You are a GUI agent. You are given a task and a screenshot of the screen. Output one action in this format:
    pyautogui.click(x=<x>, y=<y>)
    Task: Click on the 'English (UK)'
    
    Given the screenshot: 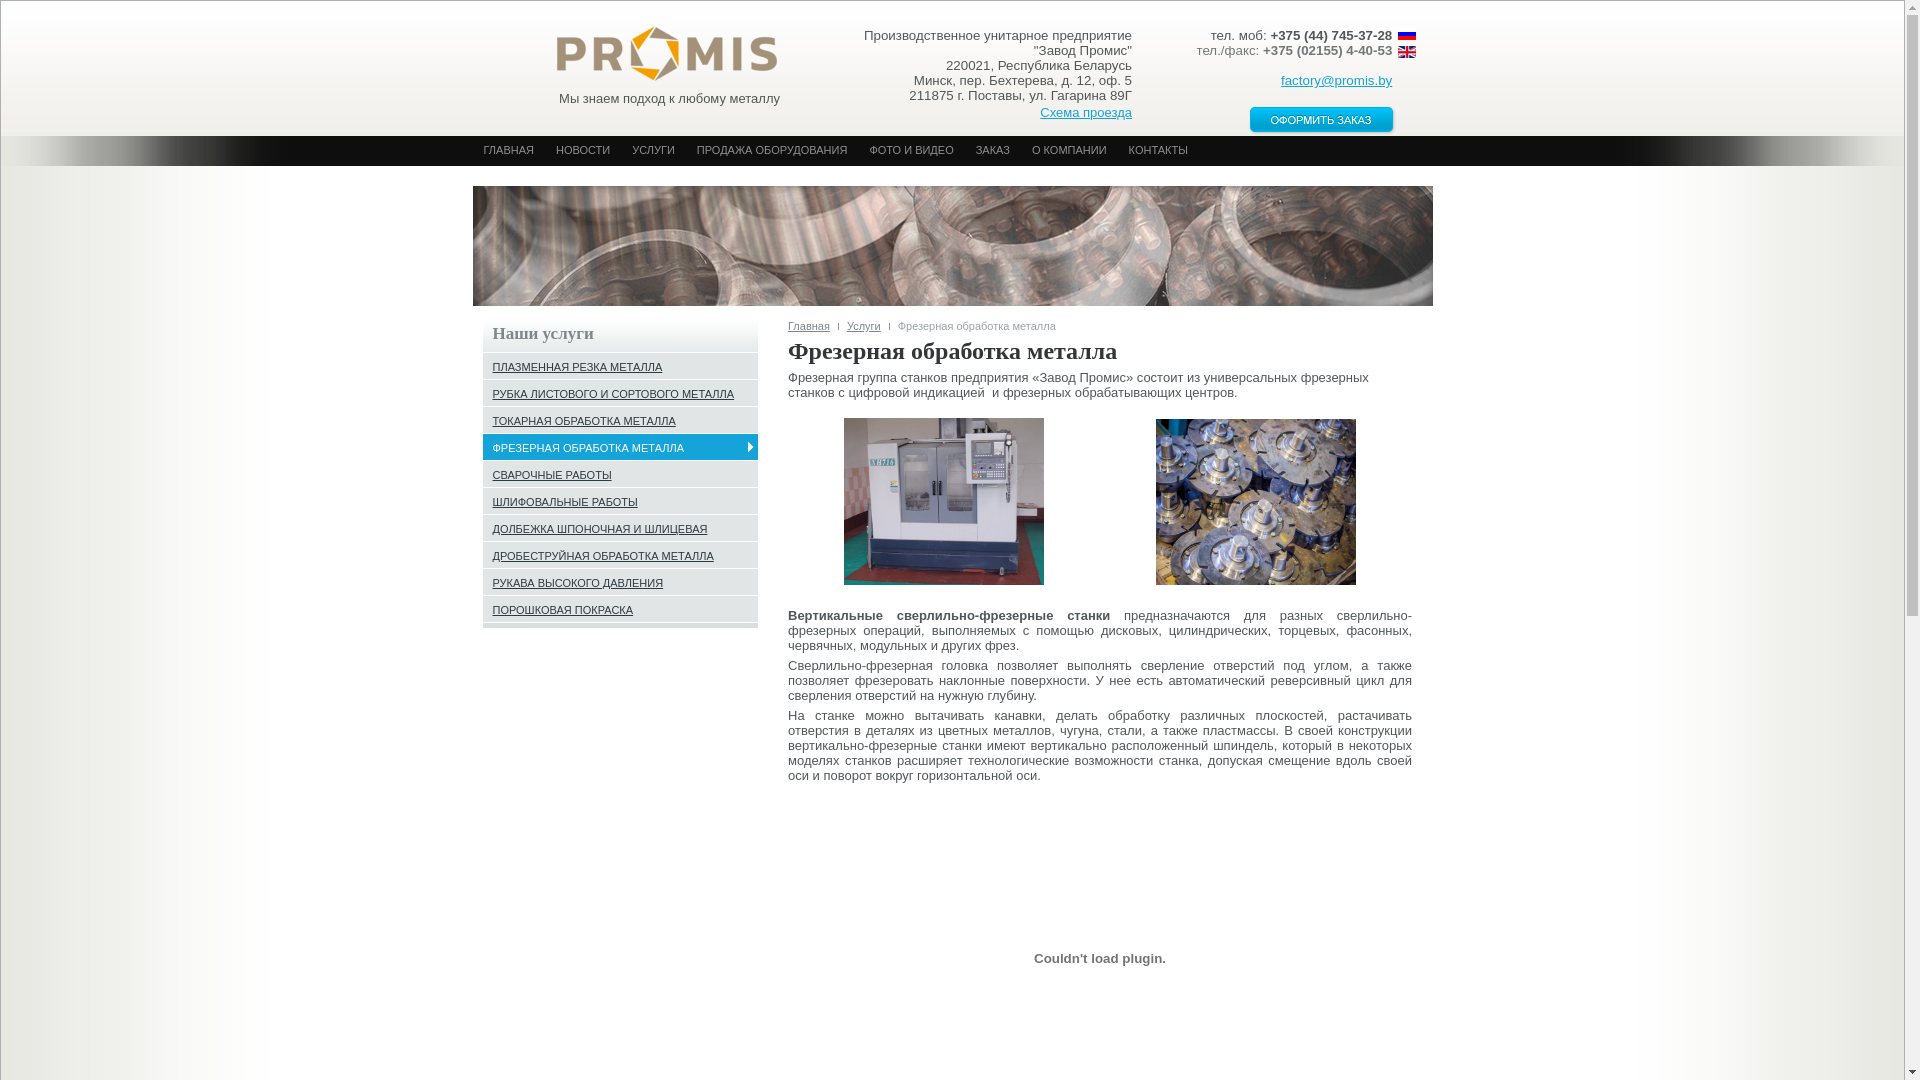 What is the action you would take?
    pyautogui.click(x=1405, y=50)
    